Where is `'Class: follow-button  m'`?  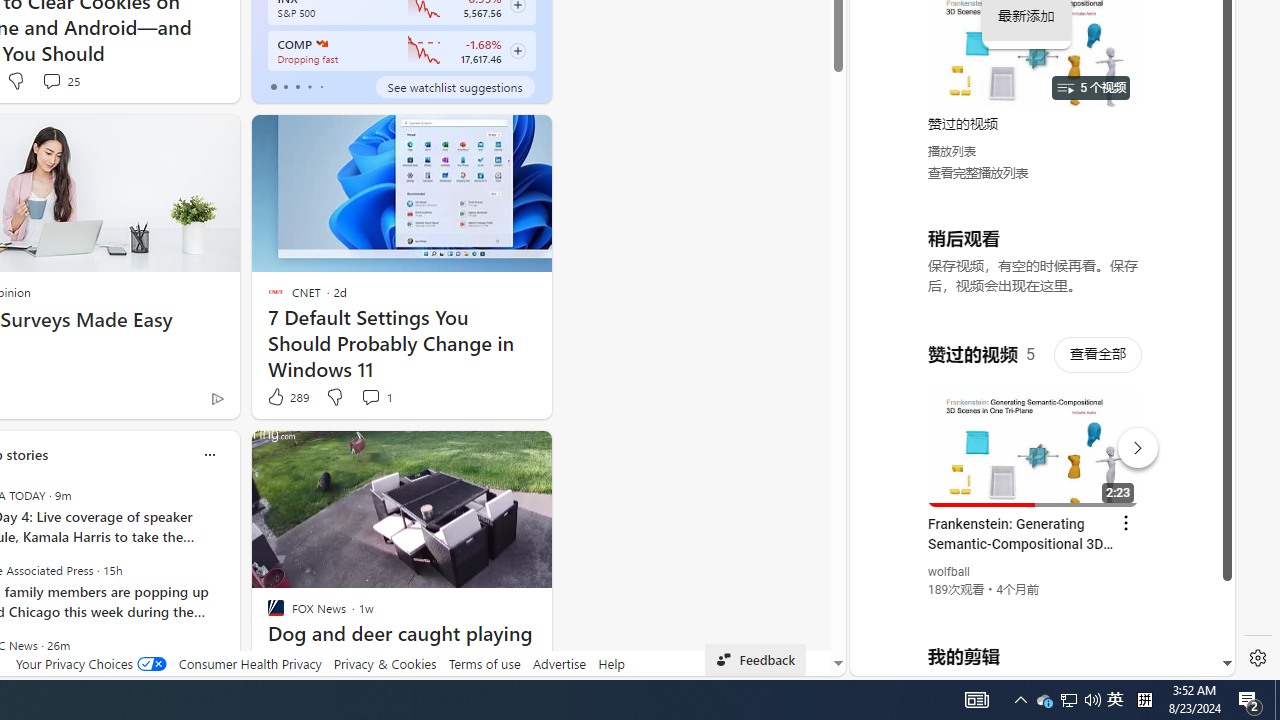
'Class: follow-button  m' is located at coordinates (517, 50).